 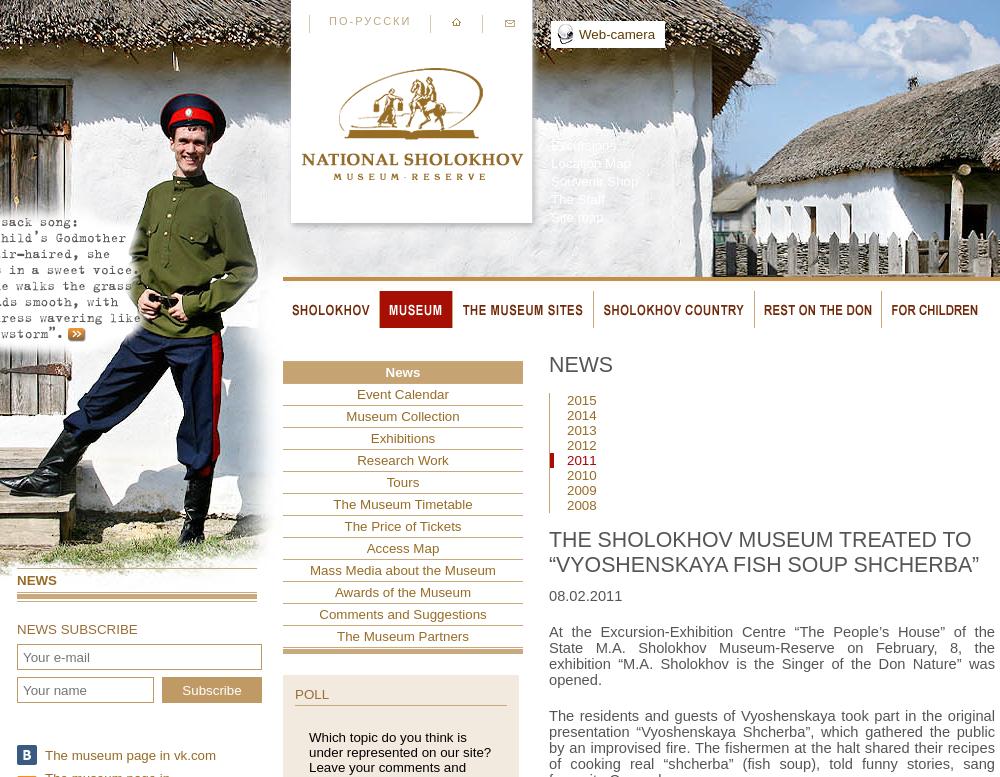 I want to click on '08.02.2011', so click(x=584, y=596).